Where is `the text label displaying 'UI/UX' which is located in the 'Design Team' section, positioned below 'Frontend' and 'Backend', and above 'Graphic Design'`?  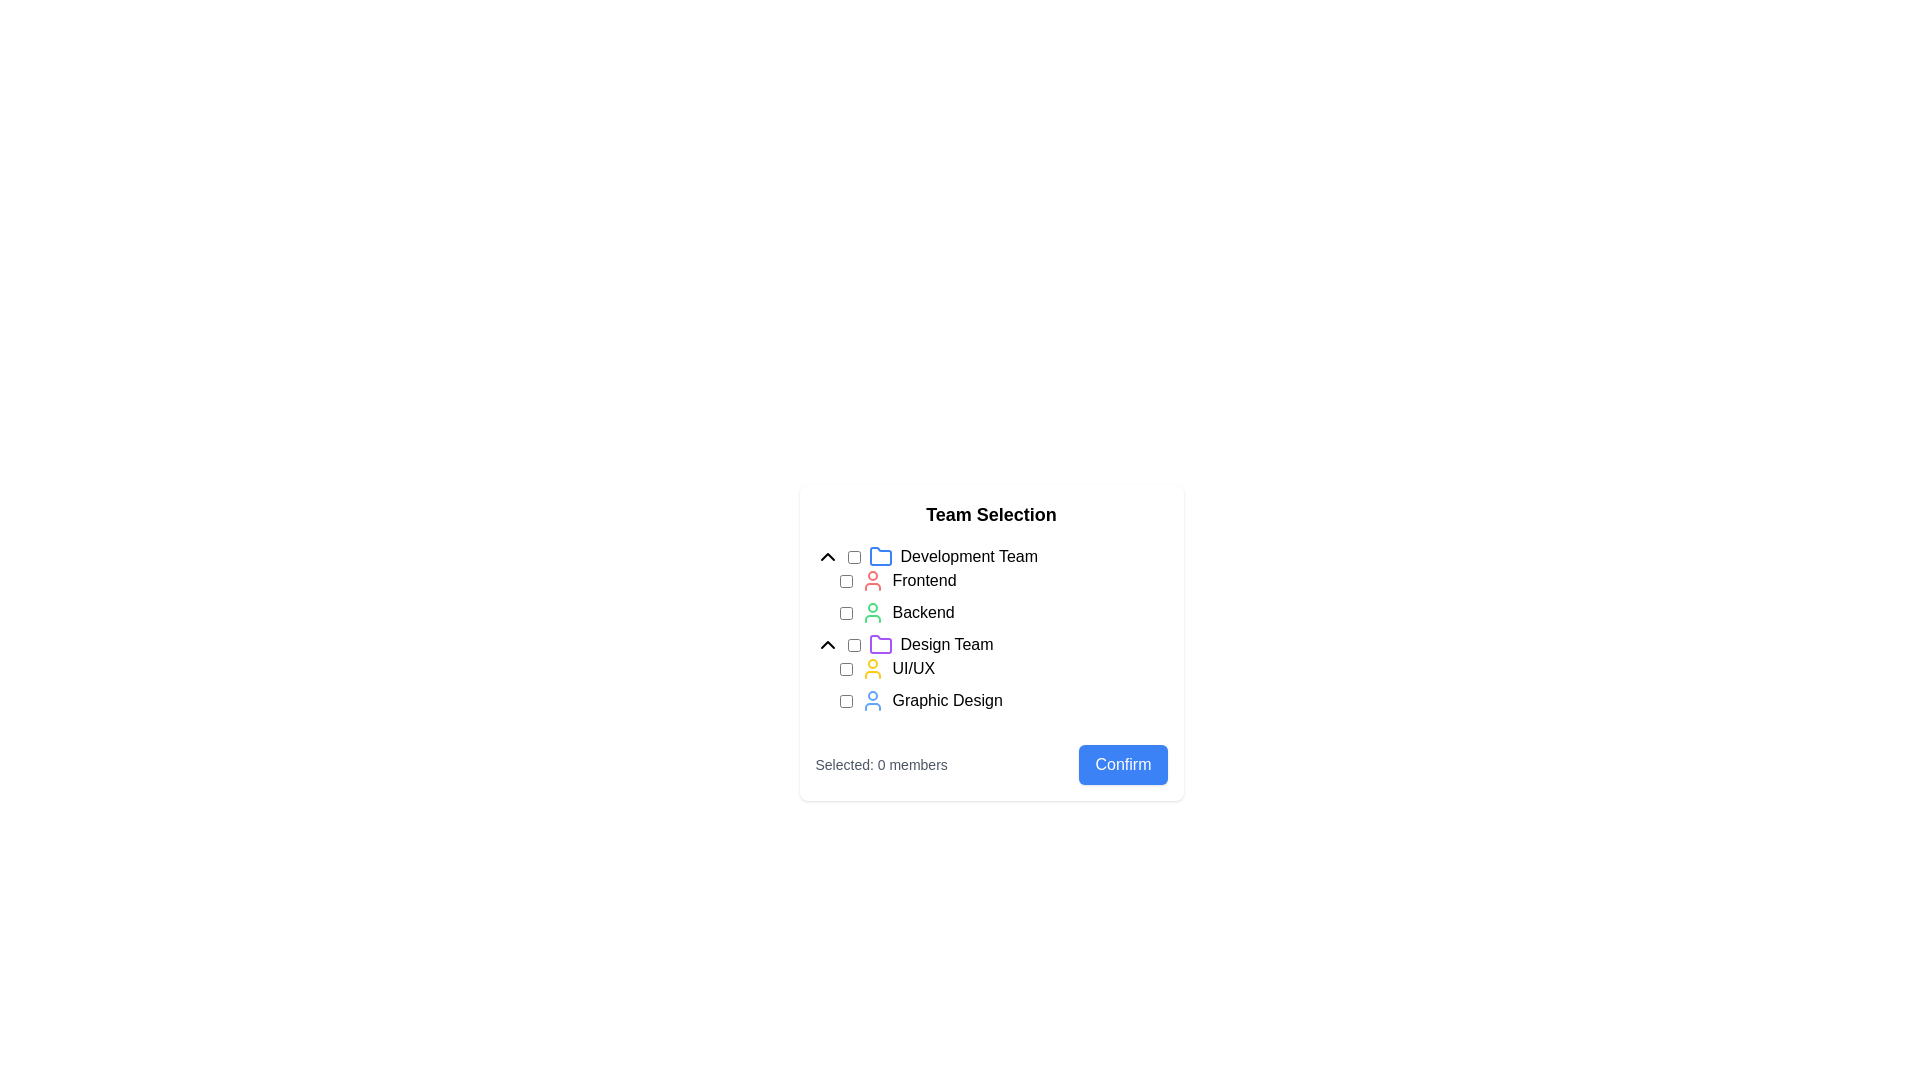 the text label displaying 'UI/UX' which is located in the 'Design Team' section, positioned below 'Frontend' and 'Backend', and above 'Graphic Design' is located at coordinates (912, 668).